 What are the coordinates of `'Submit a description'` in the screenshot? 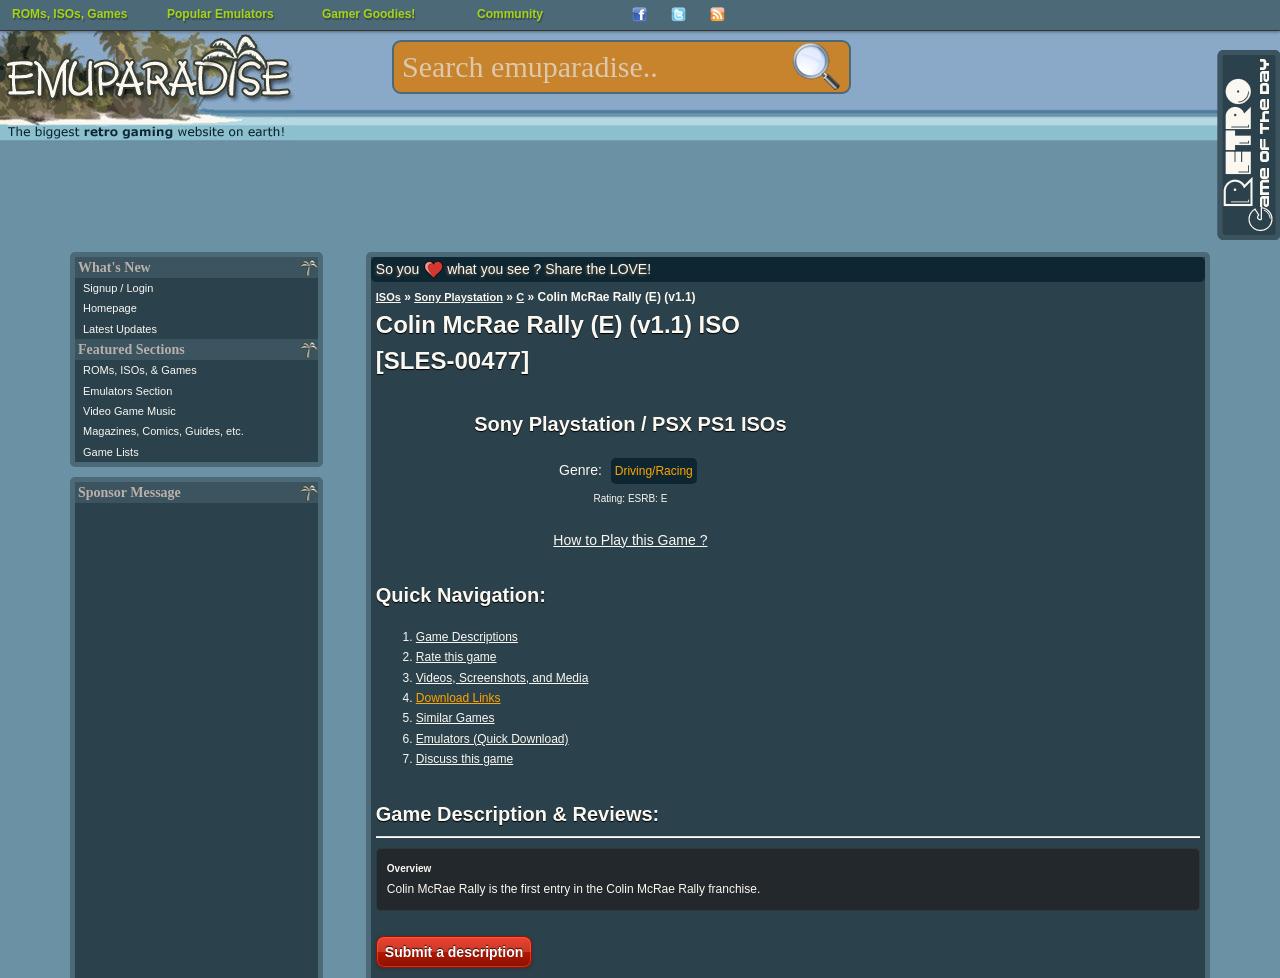 It's located at (452, 950).